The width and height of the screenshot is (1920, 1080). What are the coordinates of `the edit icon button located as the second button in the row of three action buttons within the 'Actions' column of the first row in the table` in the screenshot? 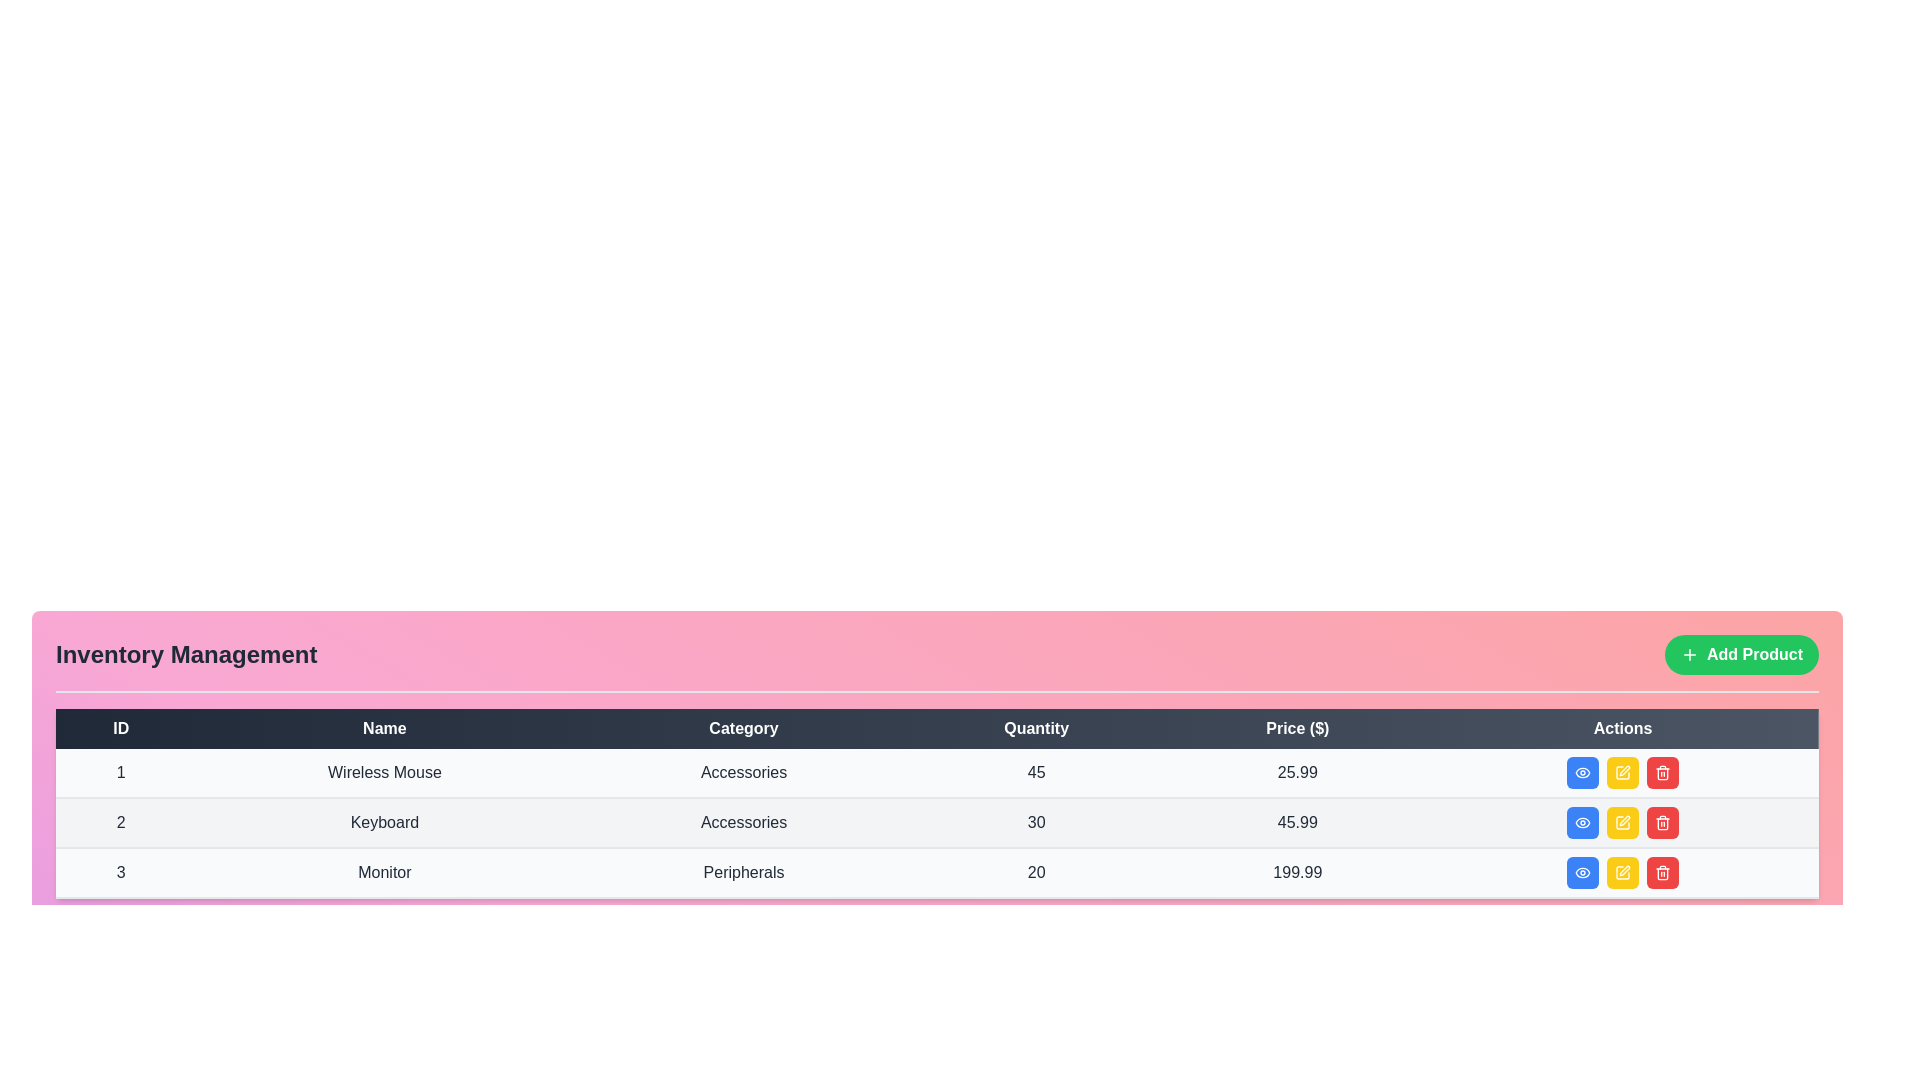 It's located at (1623, 771).